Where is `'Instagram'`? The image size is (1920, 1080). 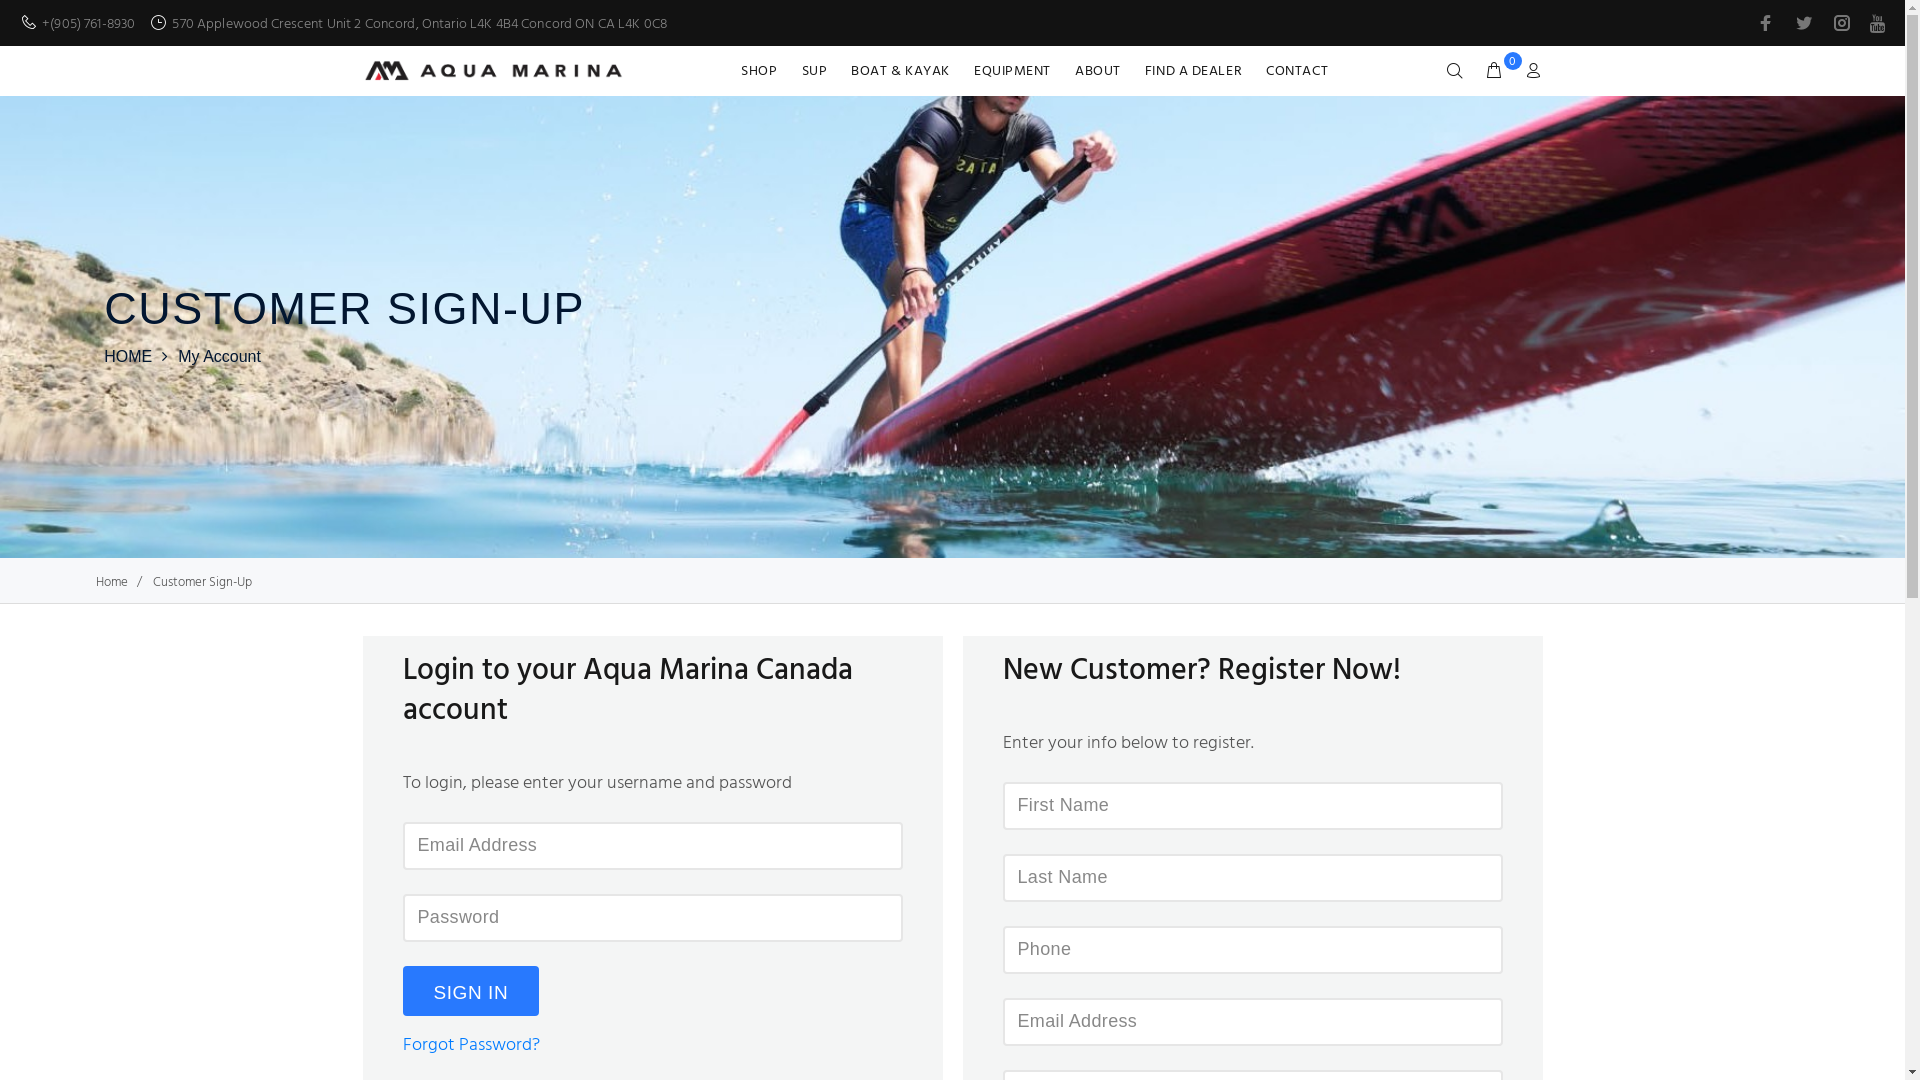
'Instagram' is located at coordinates (1828, 23).